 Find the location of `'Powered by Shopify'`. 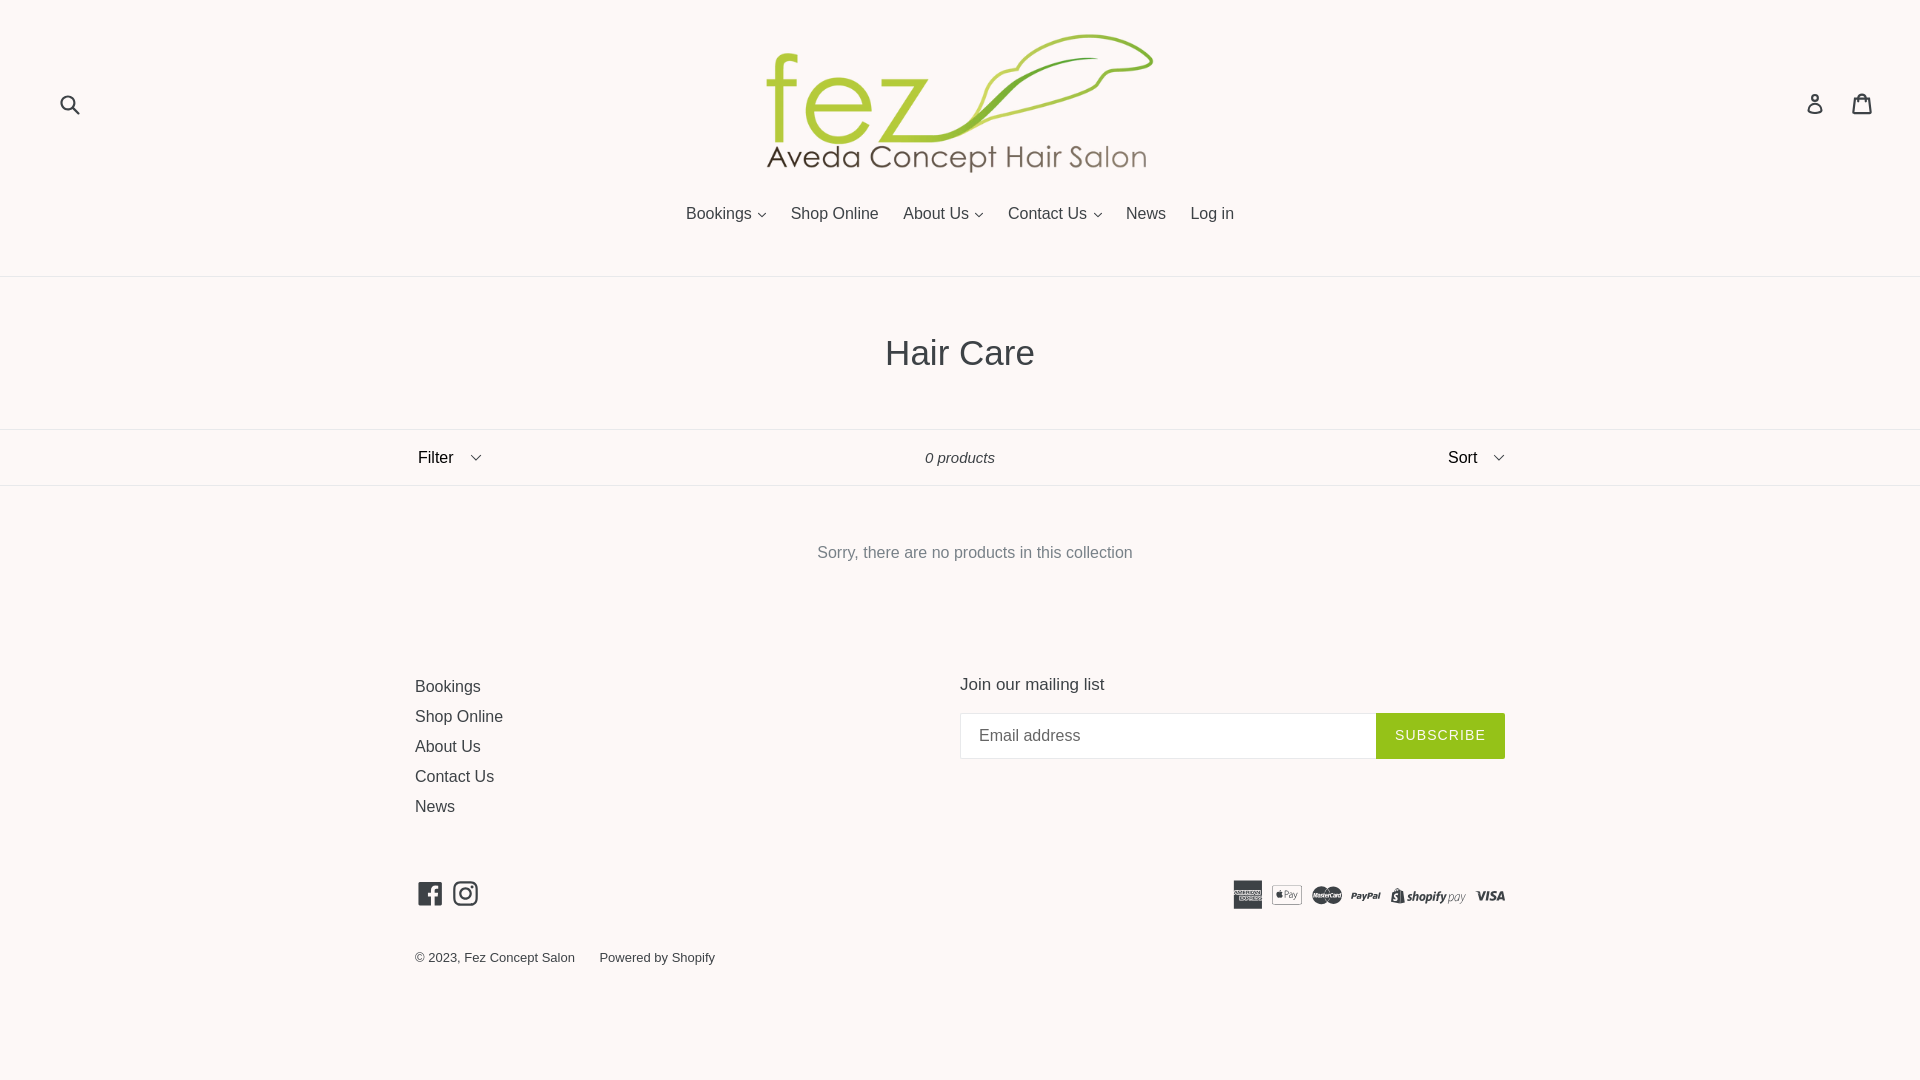

'Powered by Shopify' is located at coordinates (598, 956).